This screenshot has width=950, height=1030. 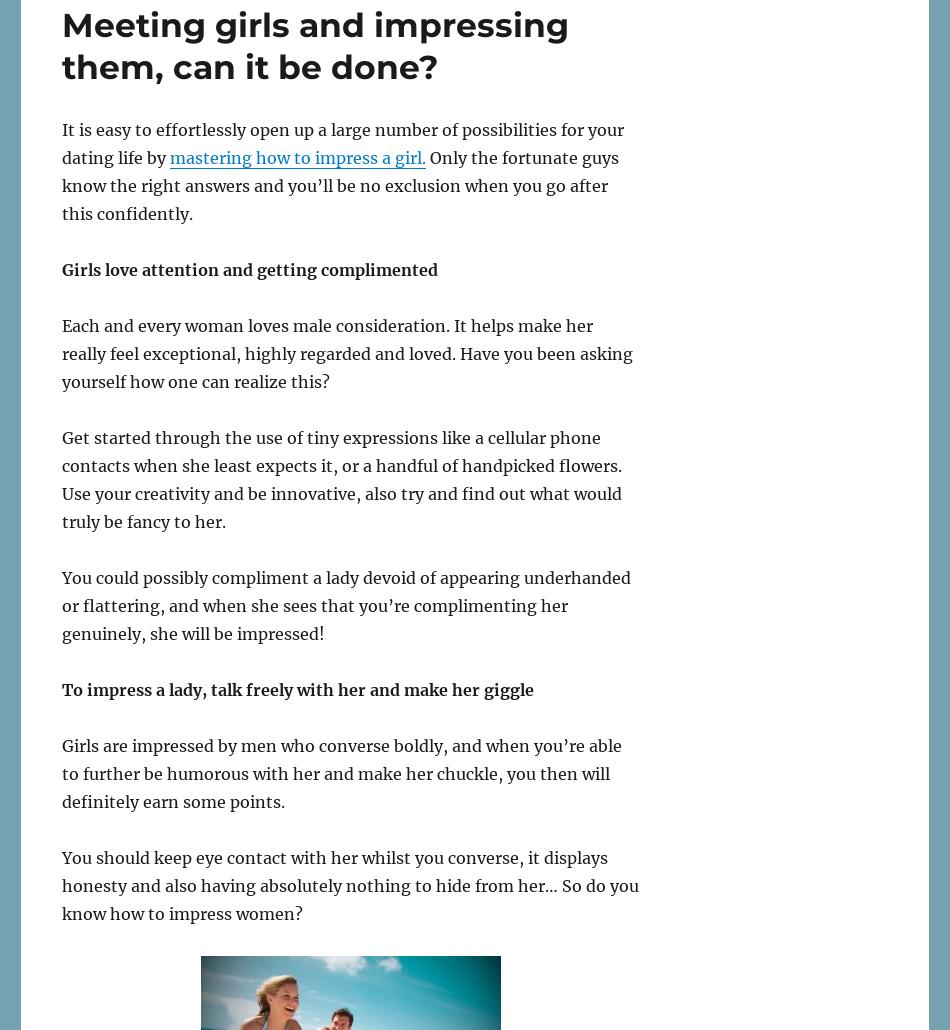 I want to click on 'Get started through the use of tiny expressions like a cellular phone contacts when she least expects it, or a handful of handpicked flowers. Use your creativity and be innovative, also try and find out what would truly be fancy to her.', so click(x=341, y=477).